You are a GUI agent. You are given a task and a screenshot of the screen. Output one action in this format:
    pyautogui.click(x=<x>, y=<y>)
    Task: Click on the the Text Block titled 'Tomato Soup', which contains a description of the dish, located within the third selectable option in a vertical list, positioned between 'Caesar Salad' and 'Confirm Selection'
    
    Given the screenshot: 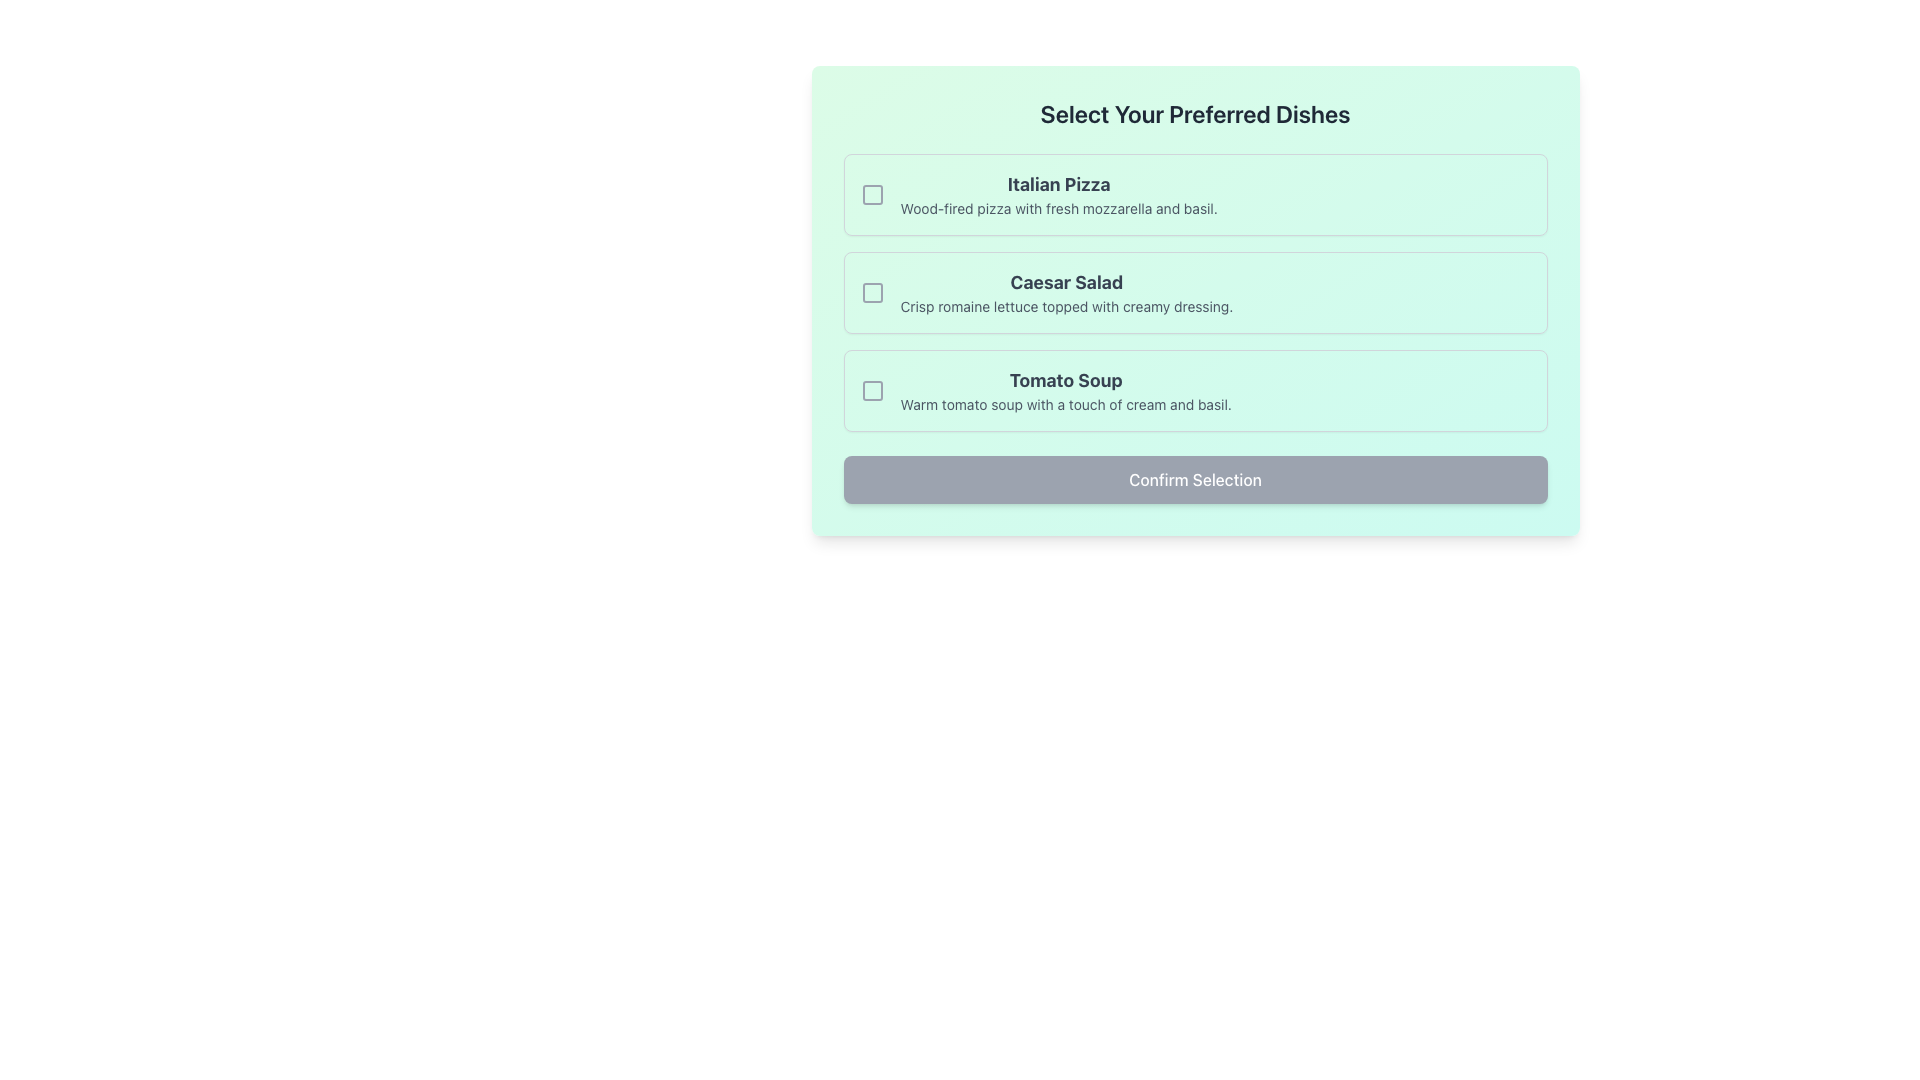 What is the action you would take?
    pyautogui.click(x=1065, y=390)
    